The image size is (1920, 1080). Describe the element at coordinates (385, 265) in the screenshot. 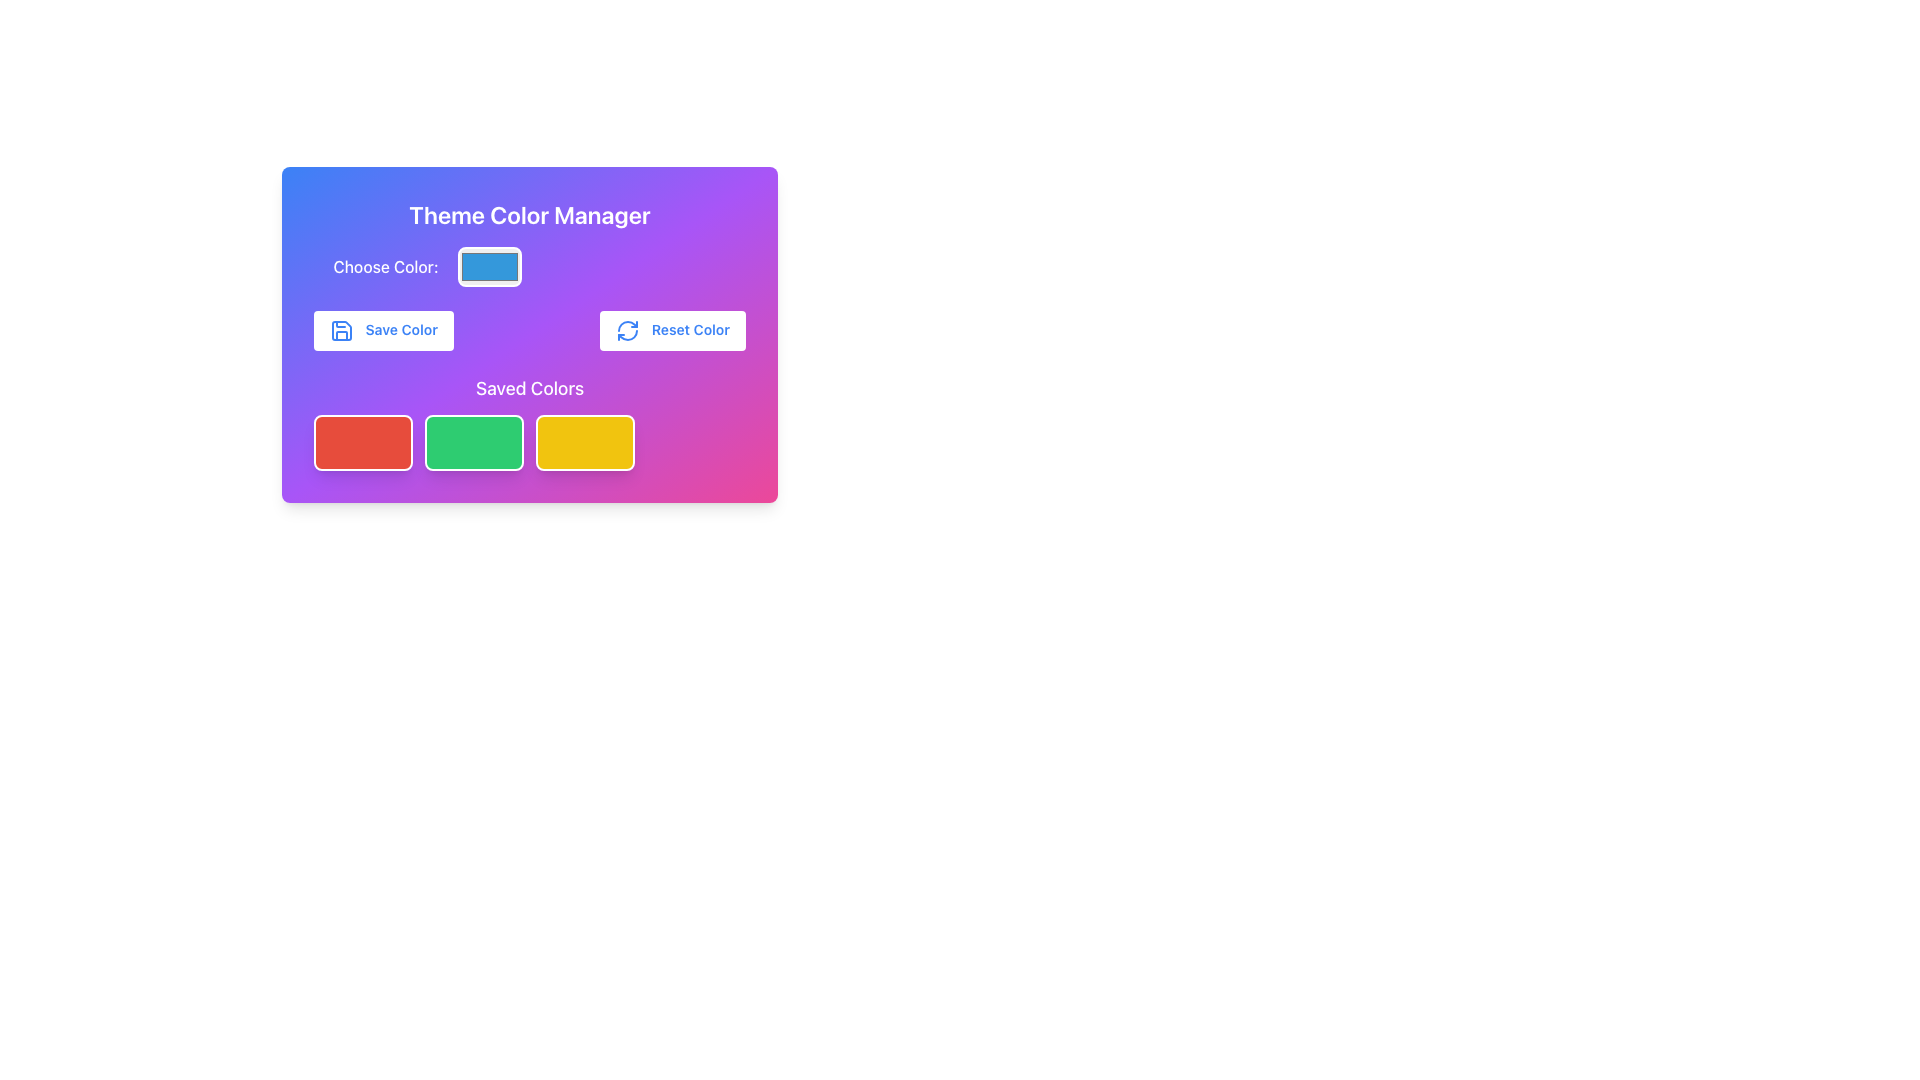

I see `the text label that indicates the purpose of the color picker input field, located in the top-left quadrant of the application interface` at that location.